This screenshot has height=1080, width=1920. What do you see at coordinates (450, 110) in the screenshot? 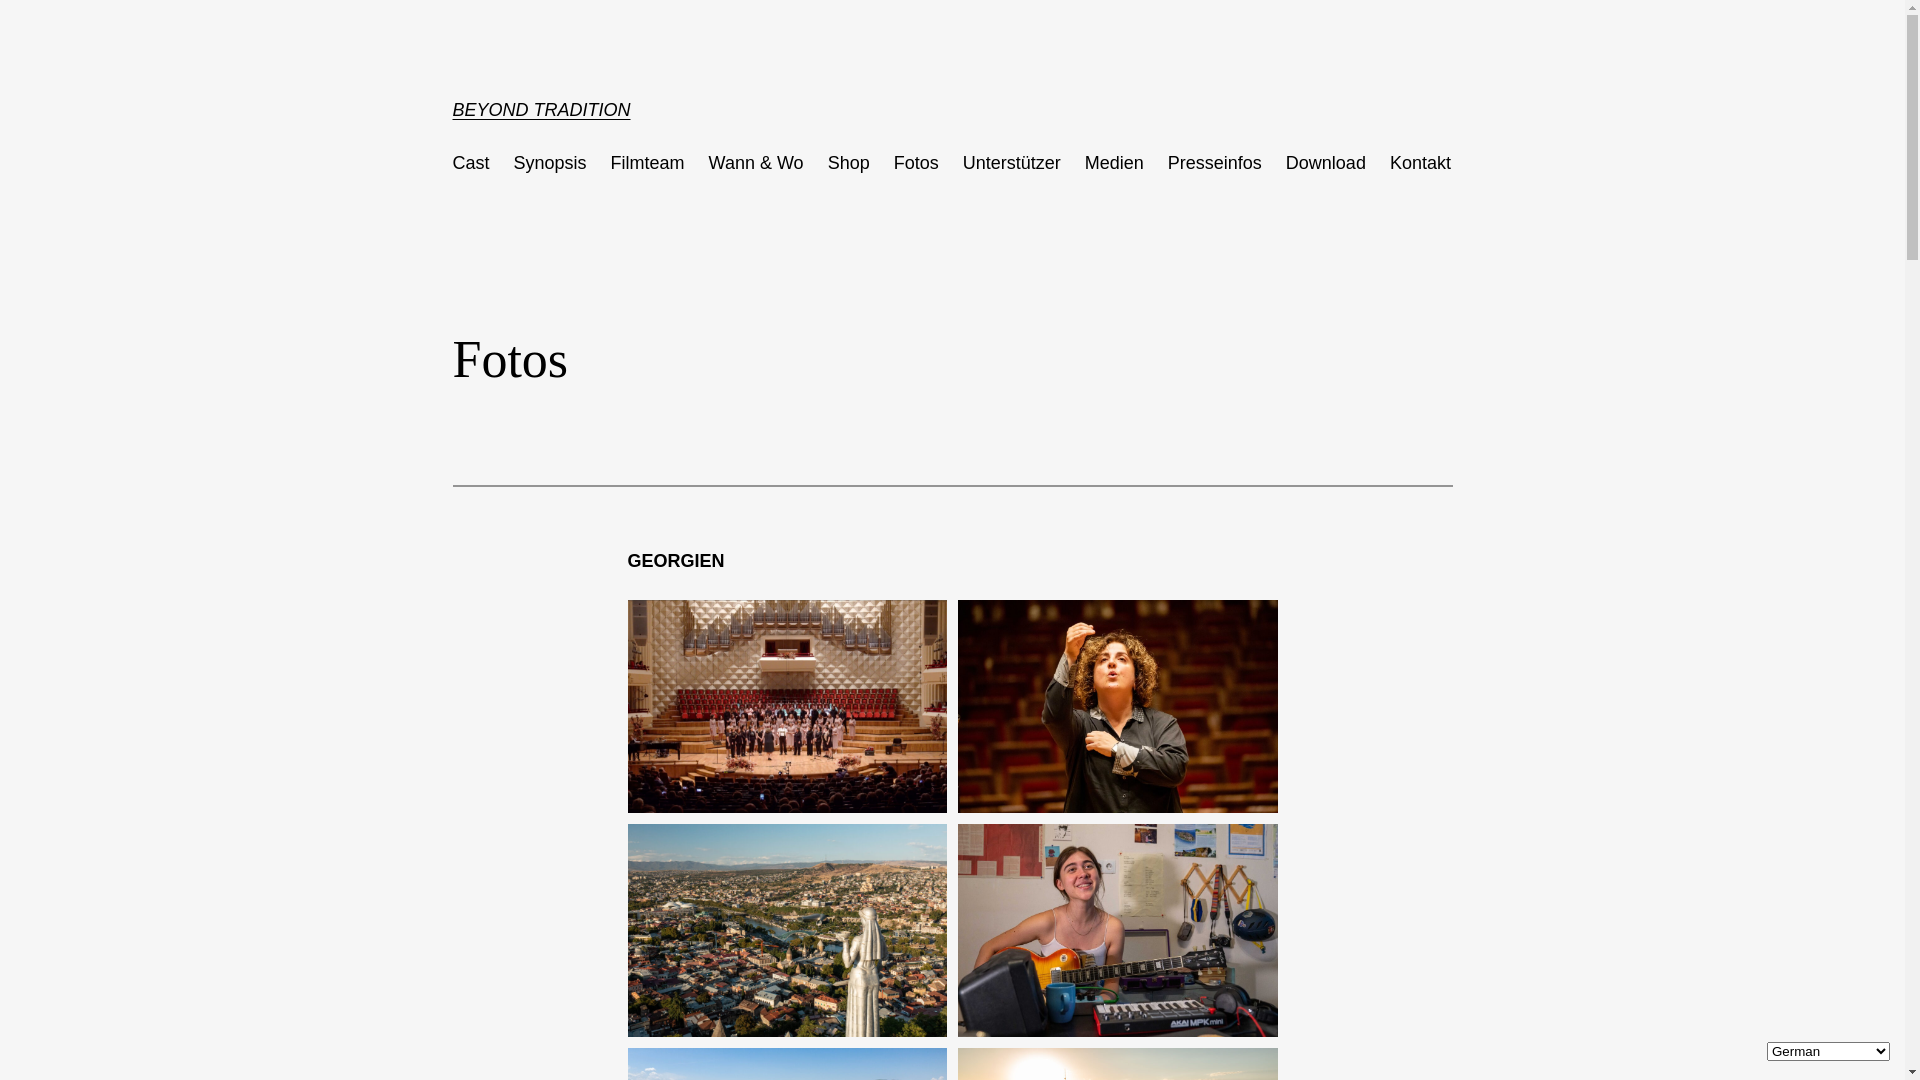
I see `'BEYOND TRADITION'` at bounding box center [450, 110].